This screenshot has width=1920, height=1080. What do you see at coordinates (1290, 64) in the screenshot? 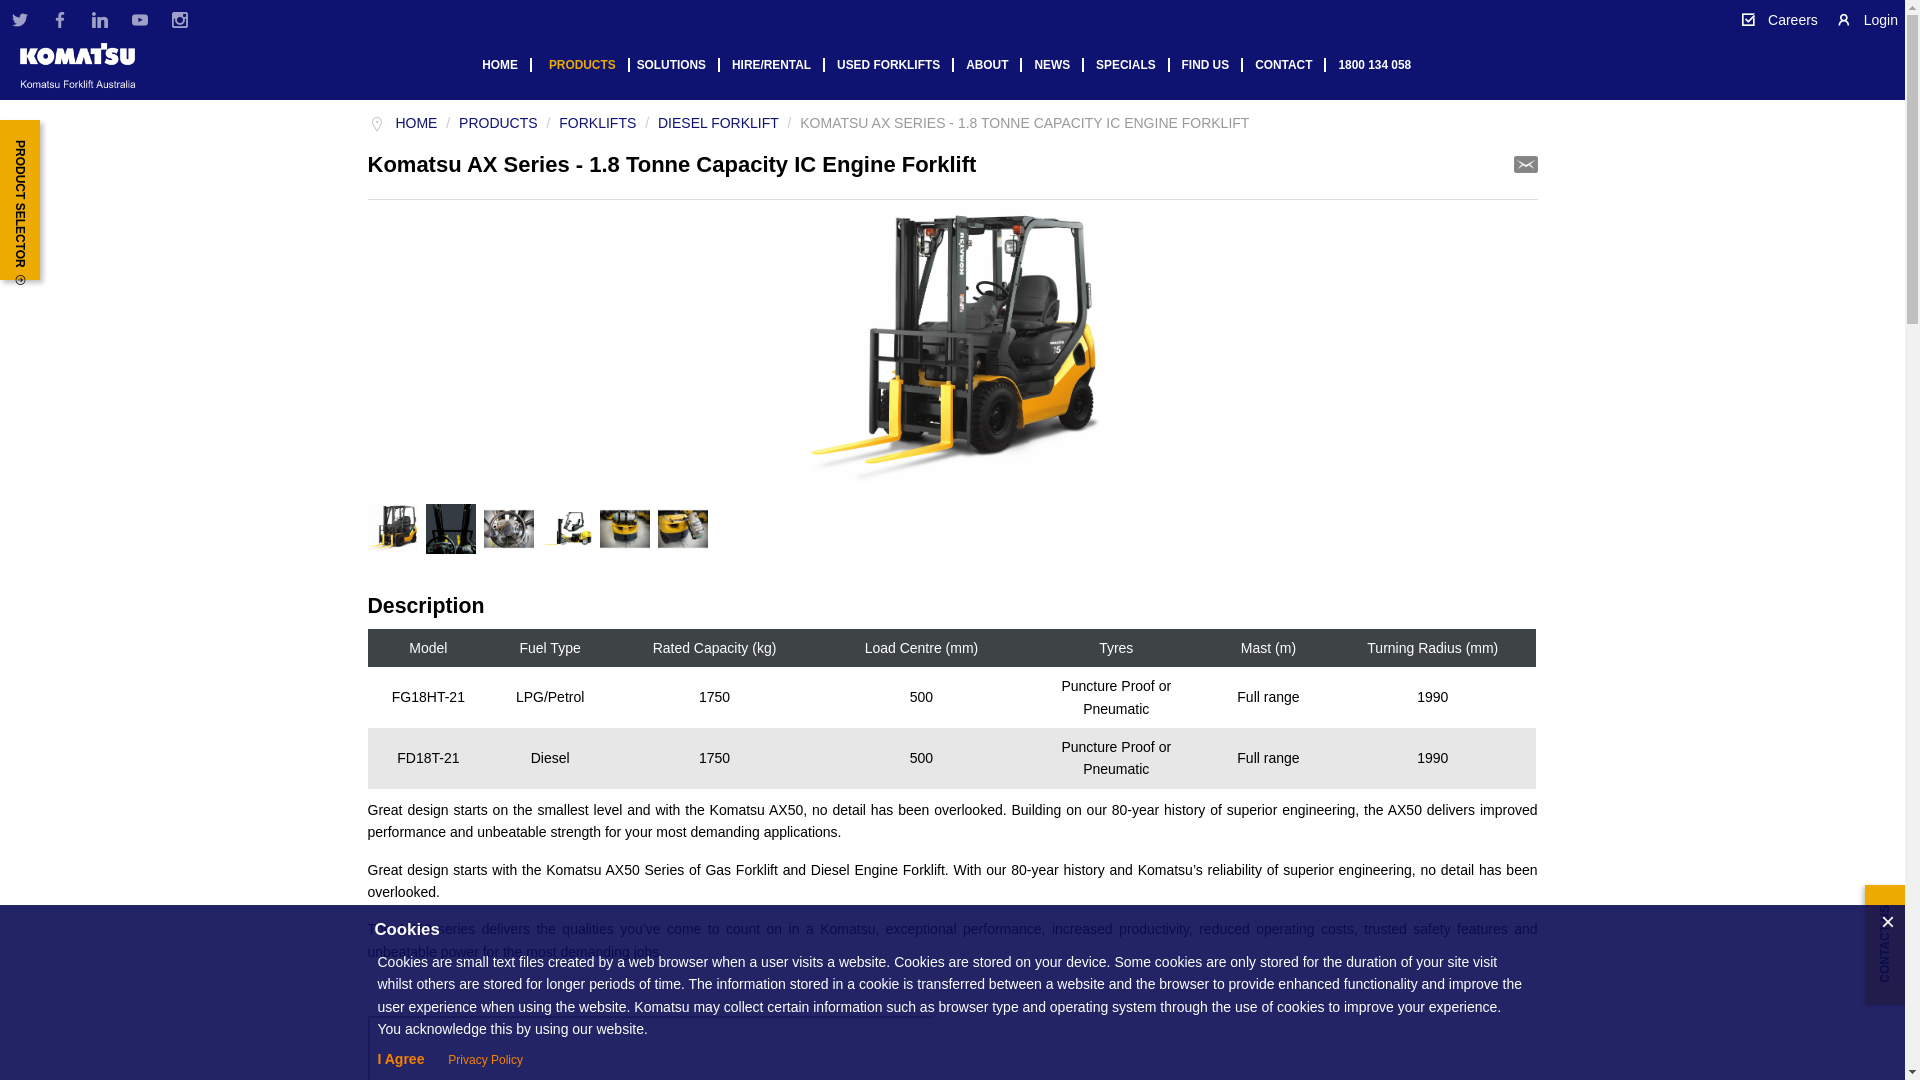
I see `'CONTACT'` at bounding box center [1290, 64].